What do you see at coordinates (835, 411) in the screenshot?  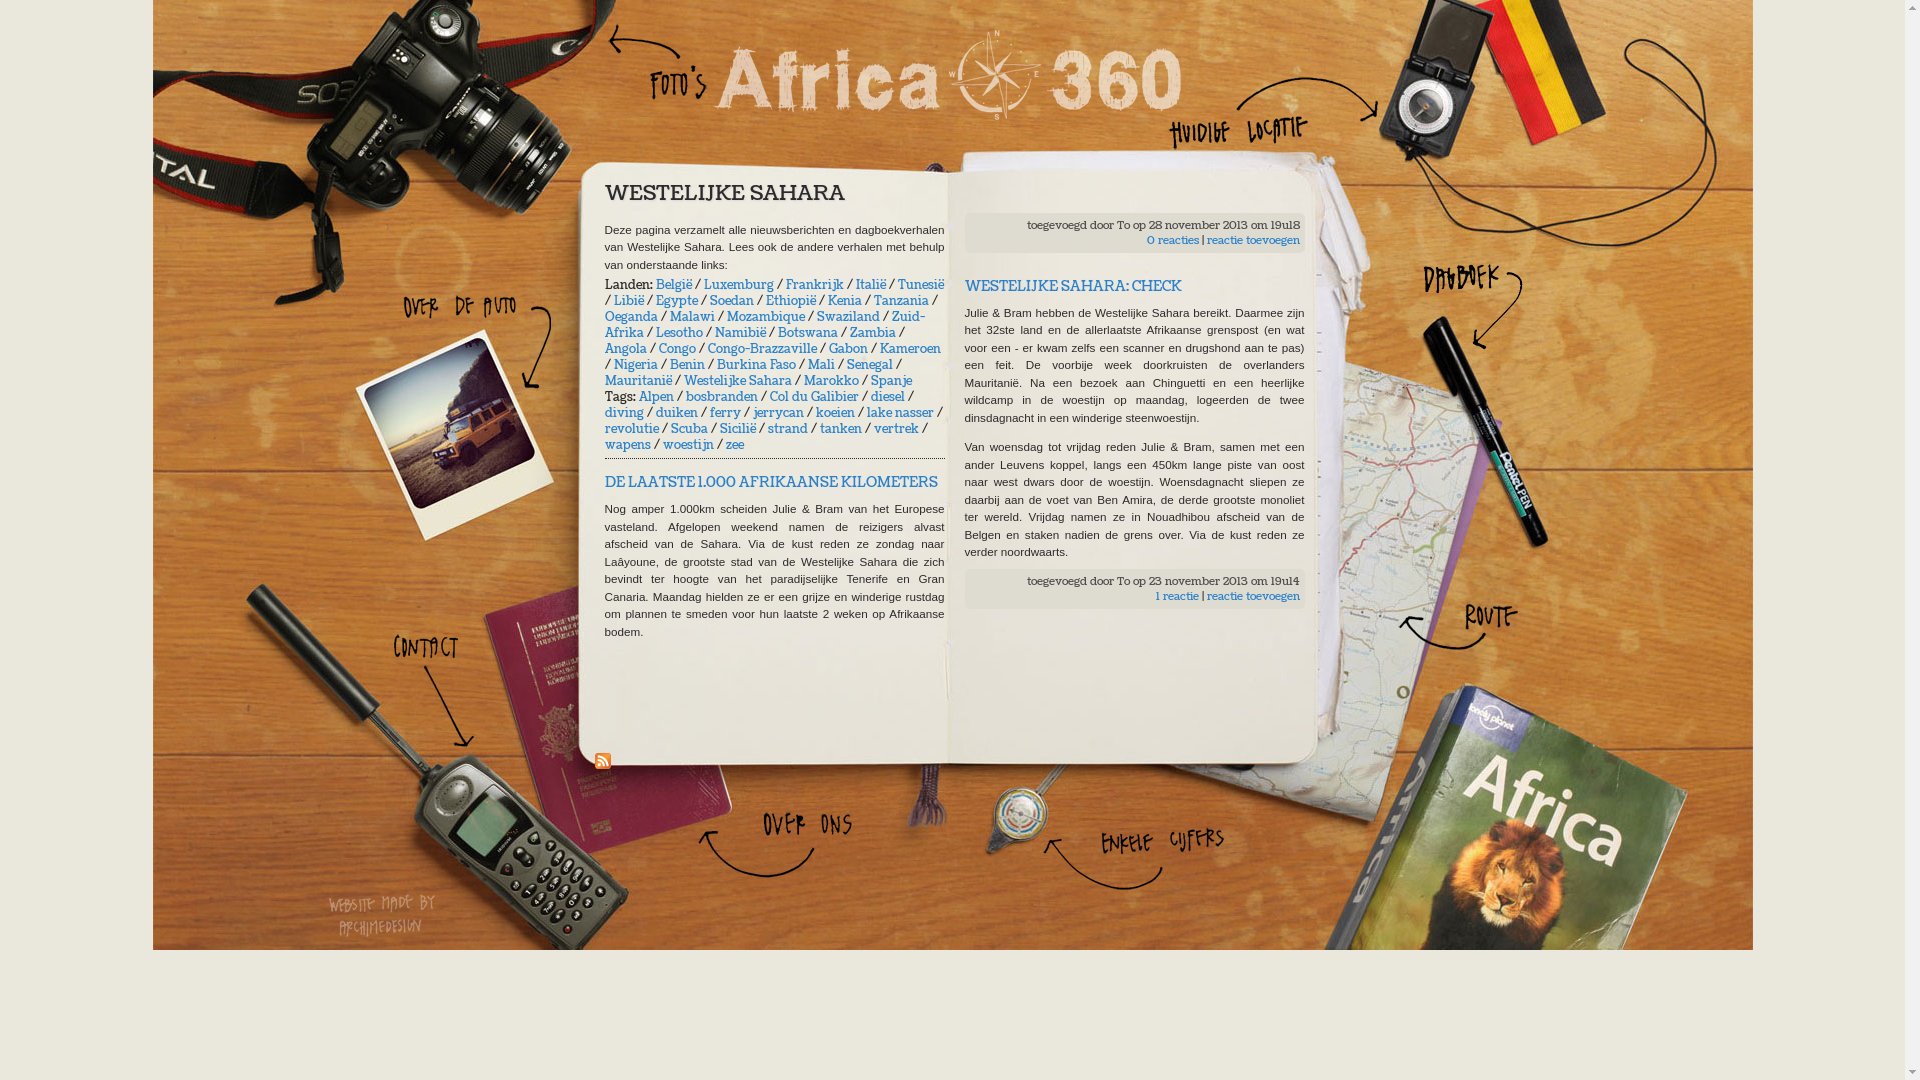 I see `'koeien'` at bounding box center [835, 411].